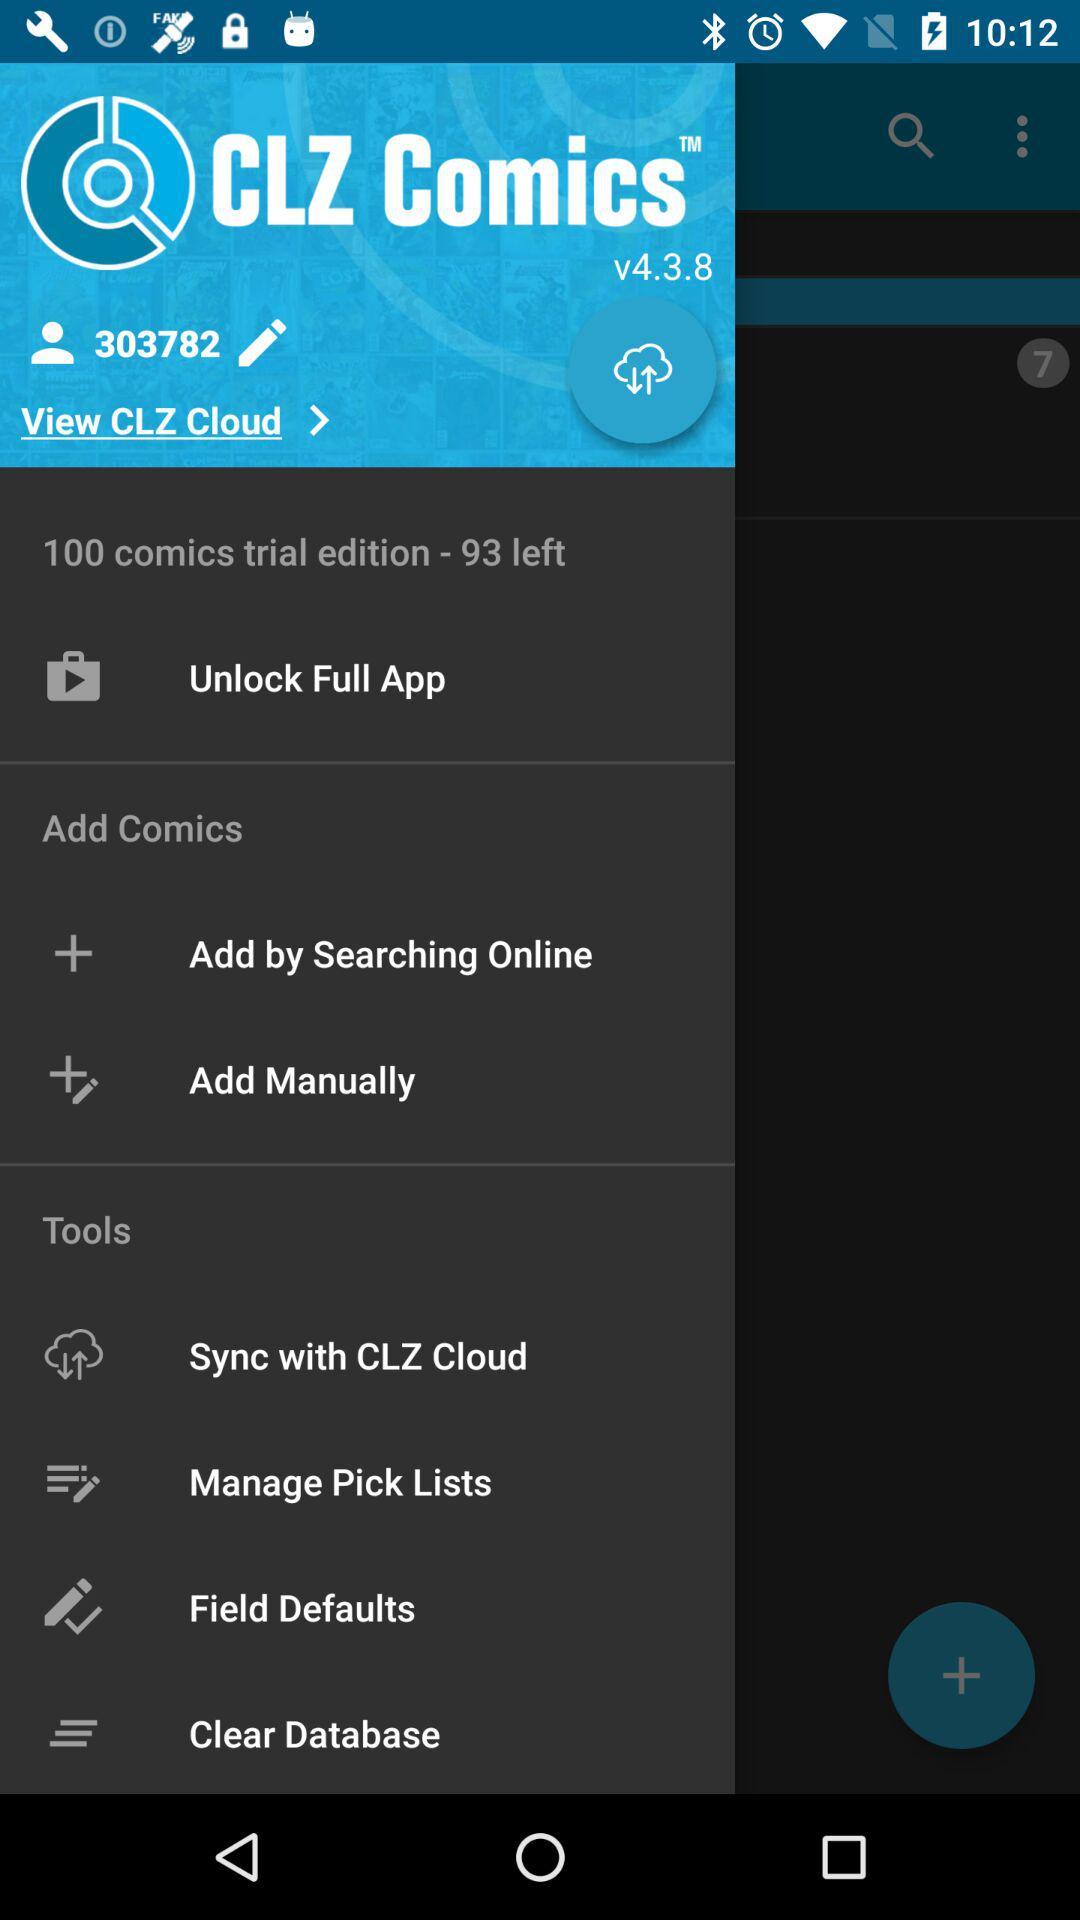 This screenshot has height=1920, width=1080. What do you see at coordinates (960, 1675) in the screenshot?
I see `the add icon` at bounding box center [960, 1675].